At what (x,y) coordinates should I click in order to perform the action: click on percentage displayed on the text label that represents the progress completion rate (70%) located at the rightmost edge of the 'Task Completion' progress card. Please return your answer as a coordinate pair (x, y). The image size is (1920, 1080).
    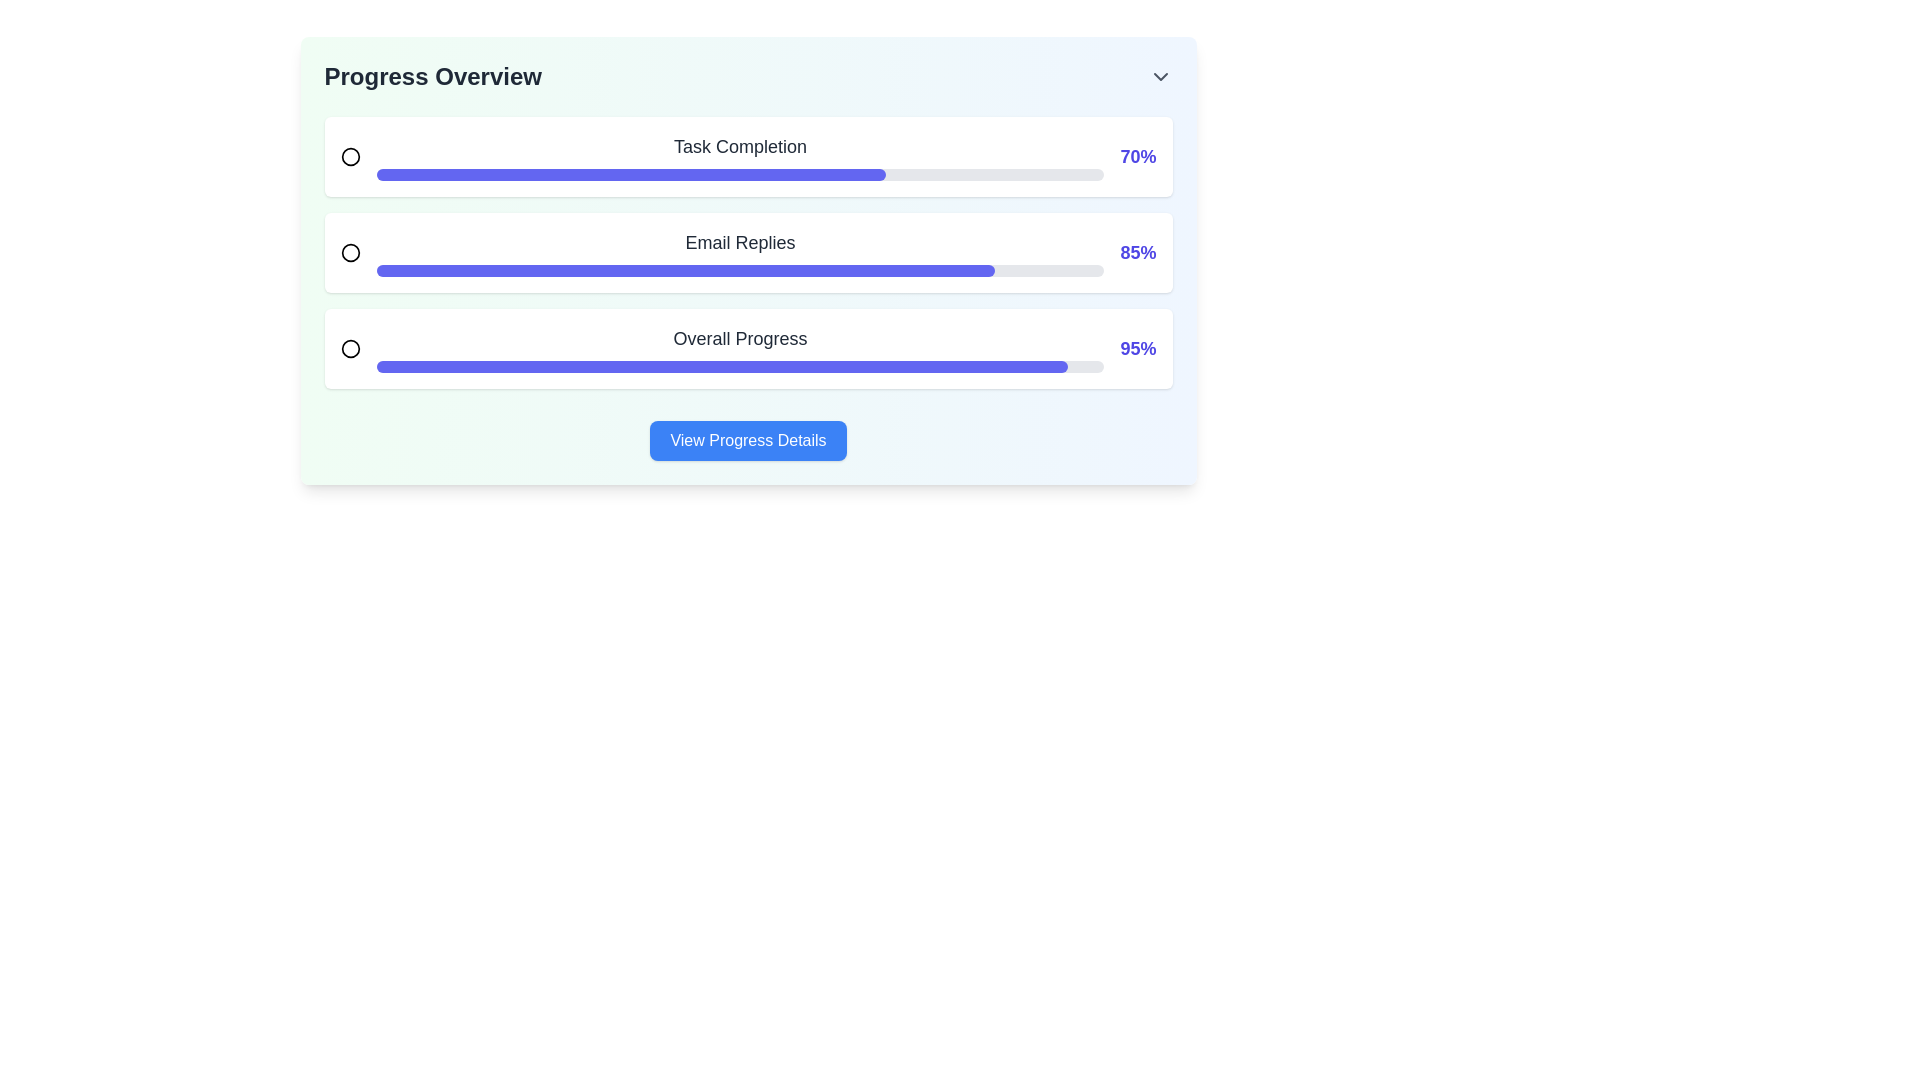
    Looking at the image, I should click on (1138, 156).